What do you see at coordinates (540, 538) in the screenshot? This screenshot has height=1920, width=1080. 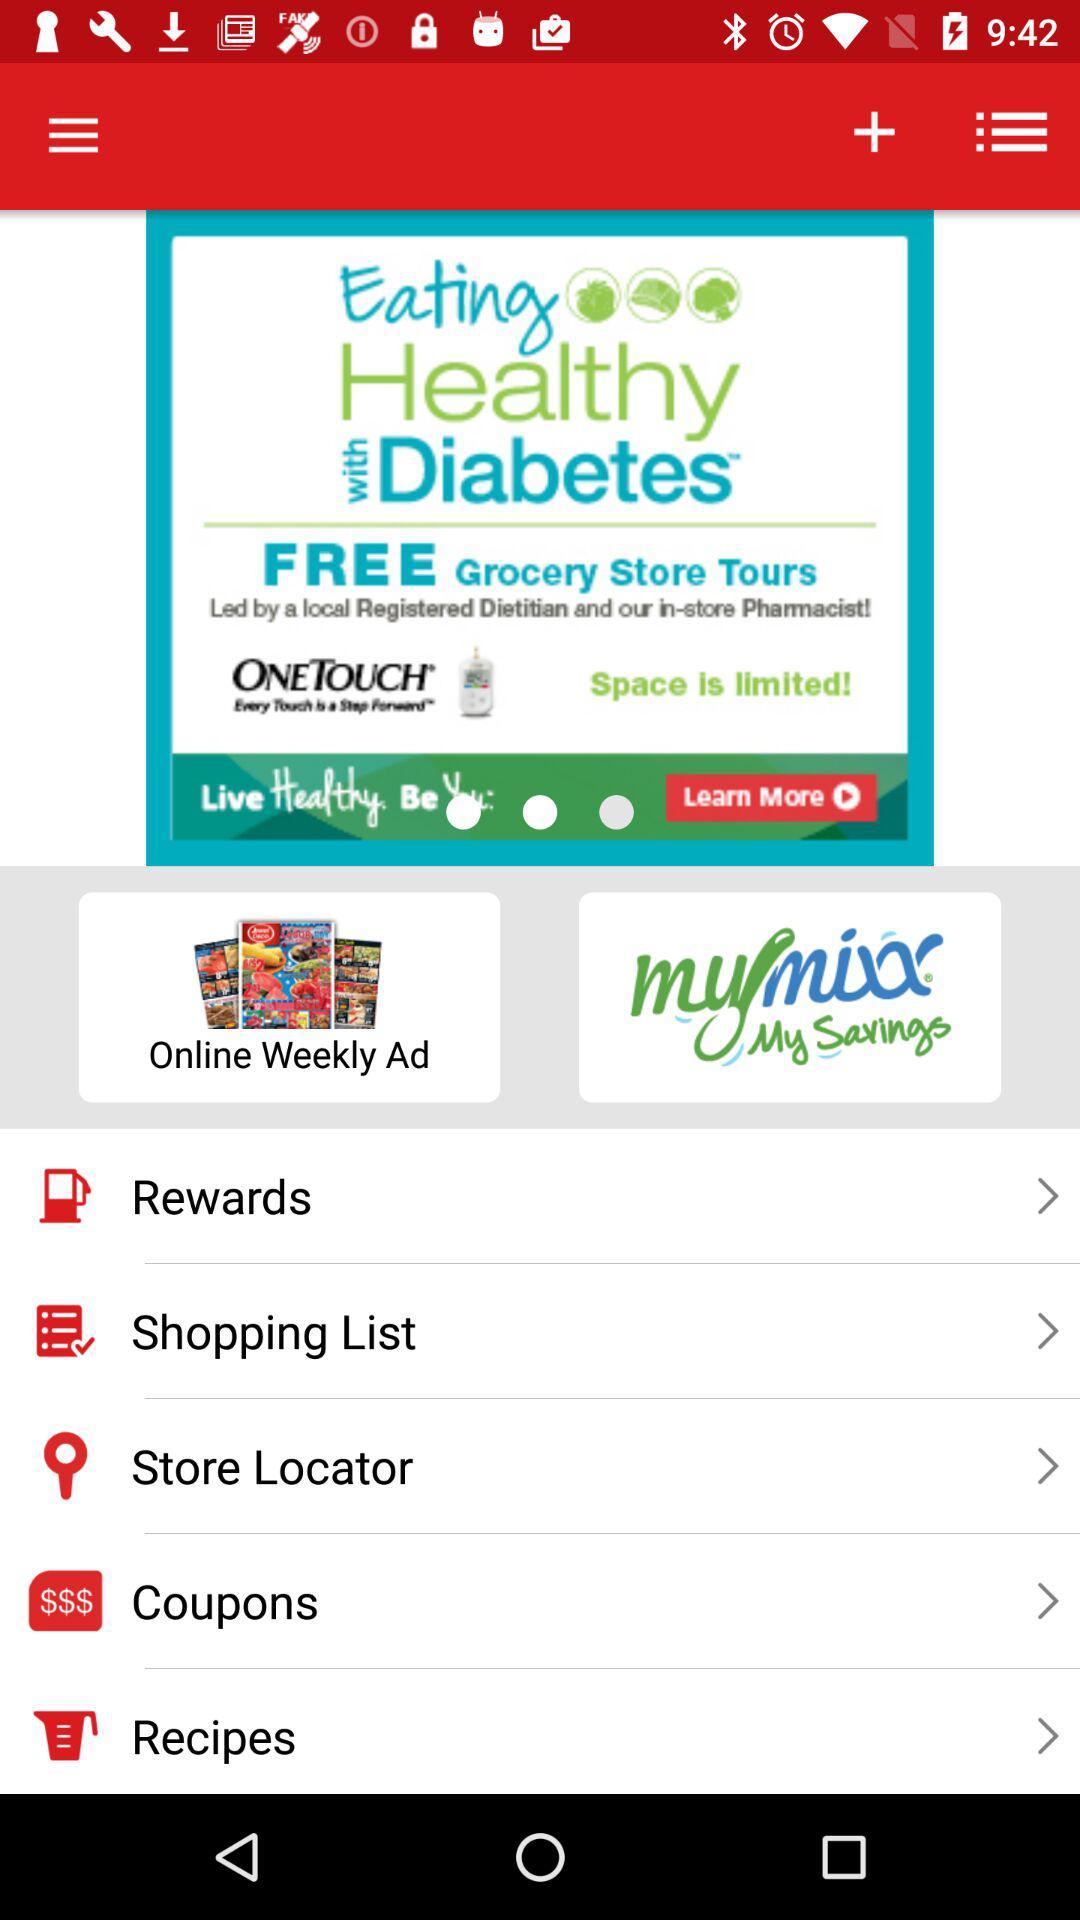 I see `advertisement` at bounding box center [540, 538].